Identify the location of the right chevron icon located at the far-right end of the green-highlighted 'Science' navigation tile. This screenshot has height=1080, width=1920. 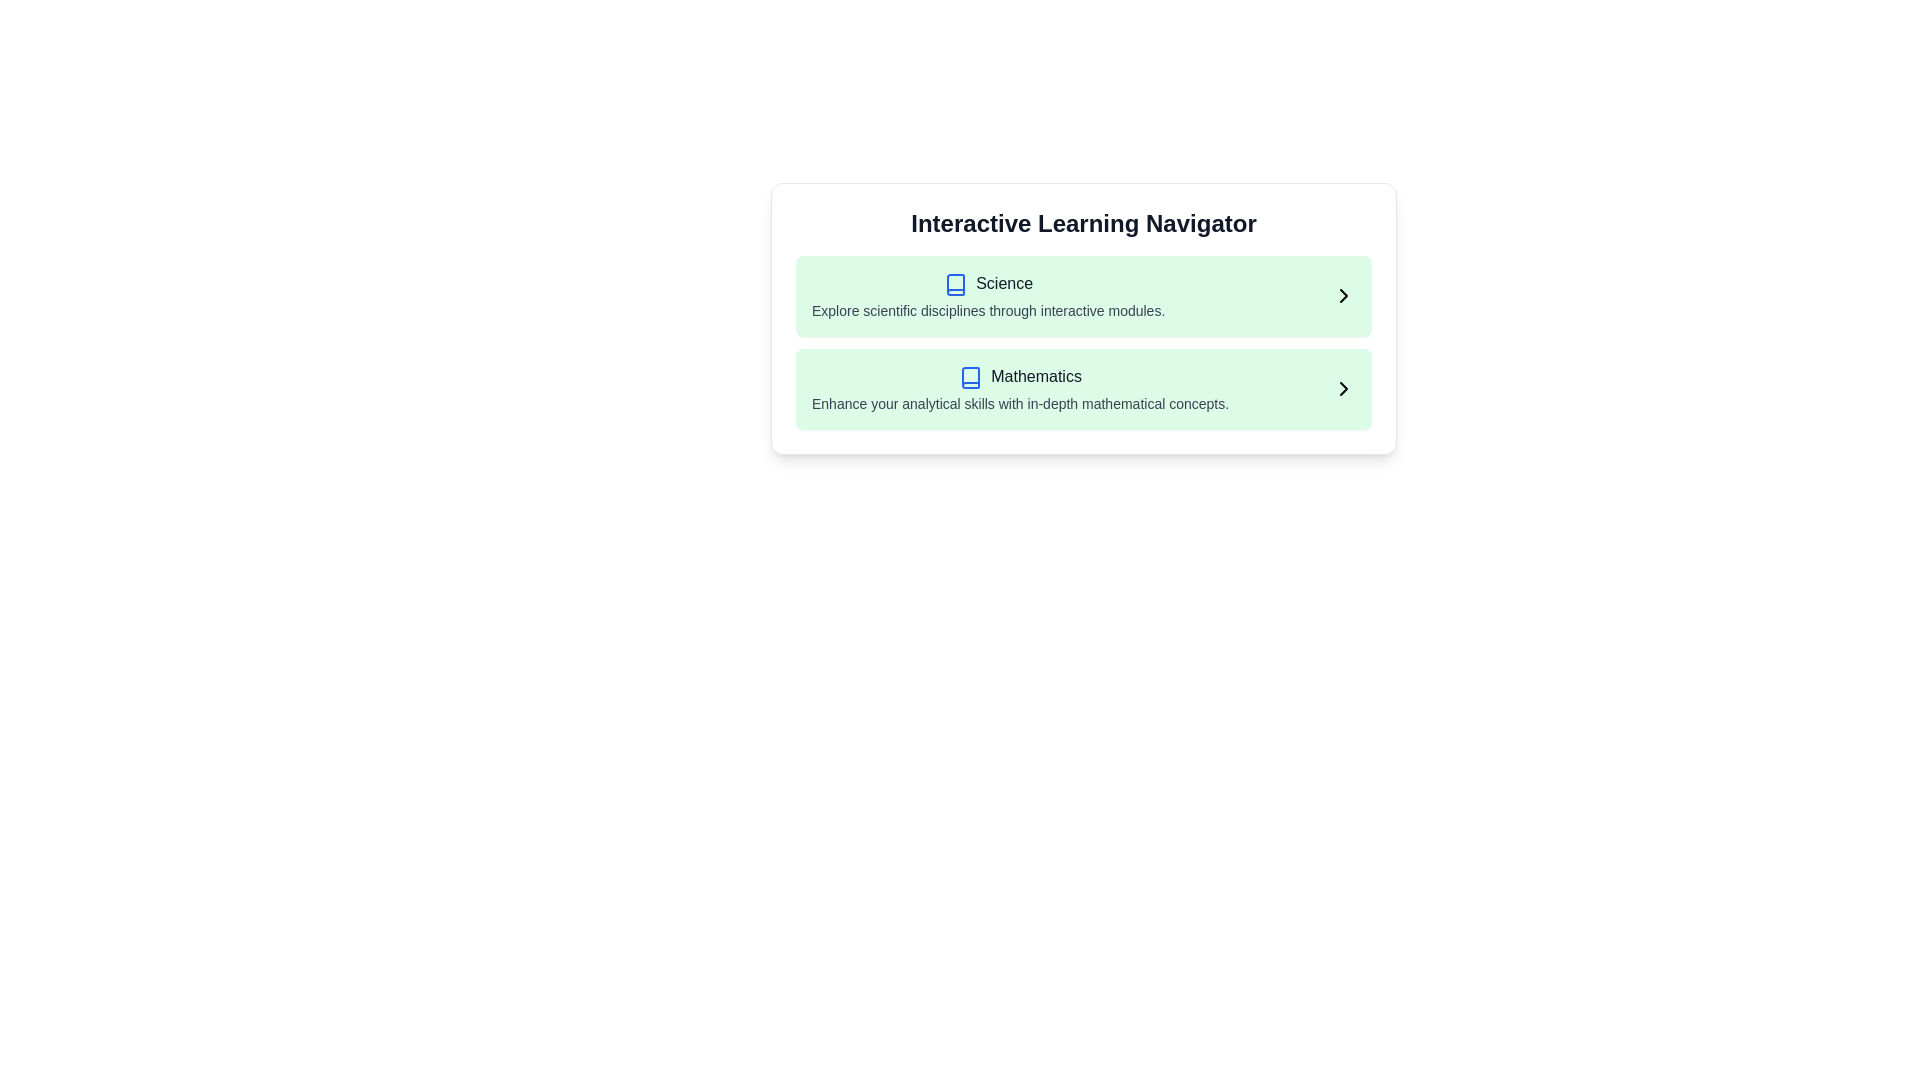
(1344, 296).